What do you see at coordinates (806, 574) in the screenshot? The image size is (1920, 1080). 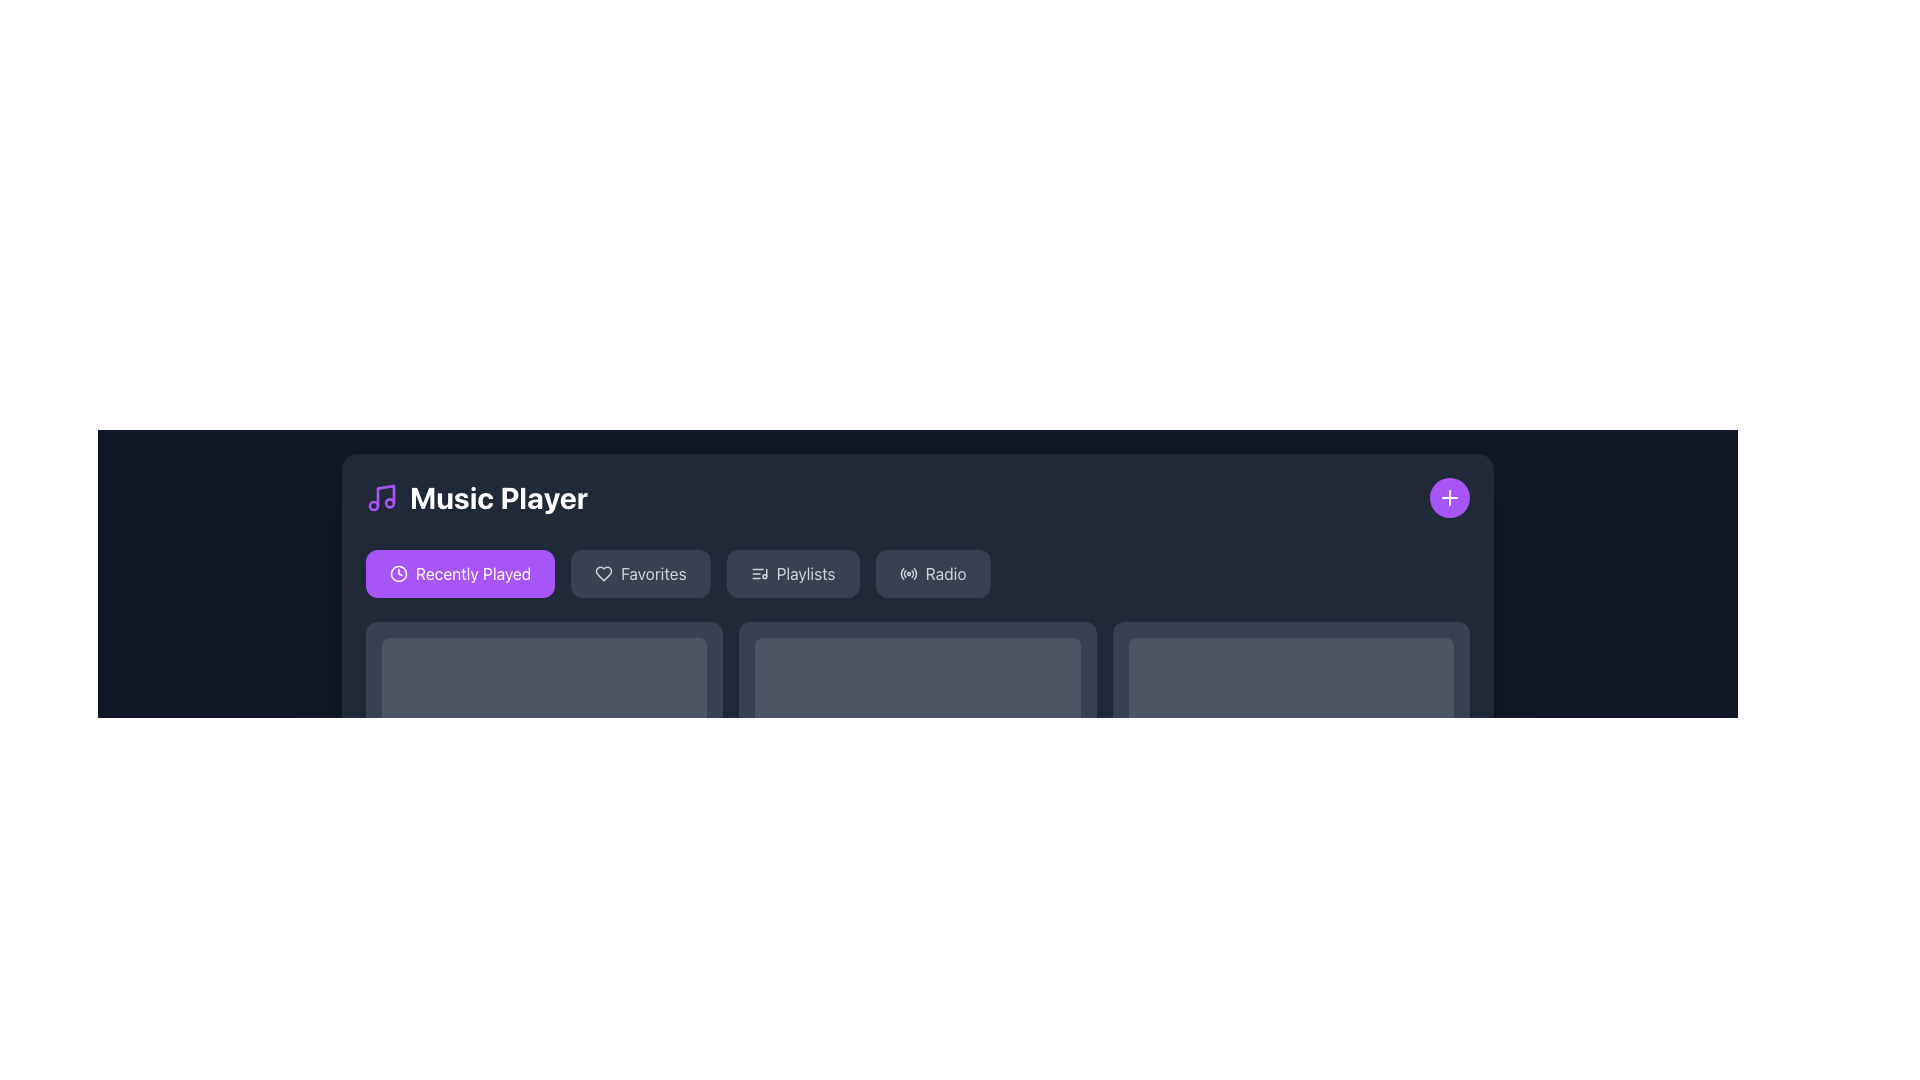 I see `the 'Playlists' text label within the button located in the menu bar of the Music Player, which is styled in light gray and positioned third among four options` at bounding box center [806, 574].